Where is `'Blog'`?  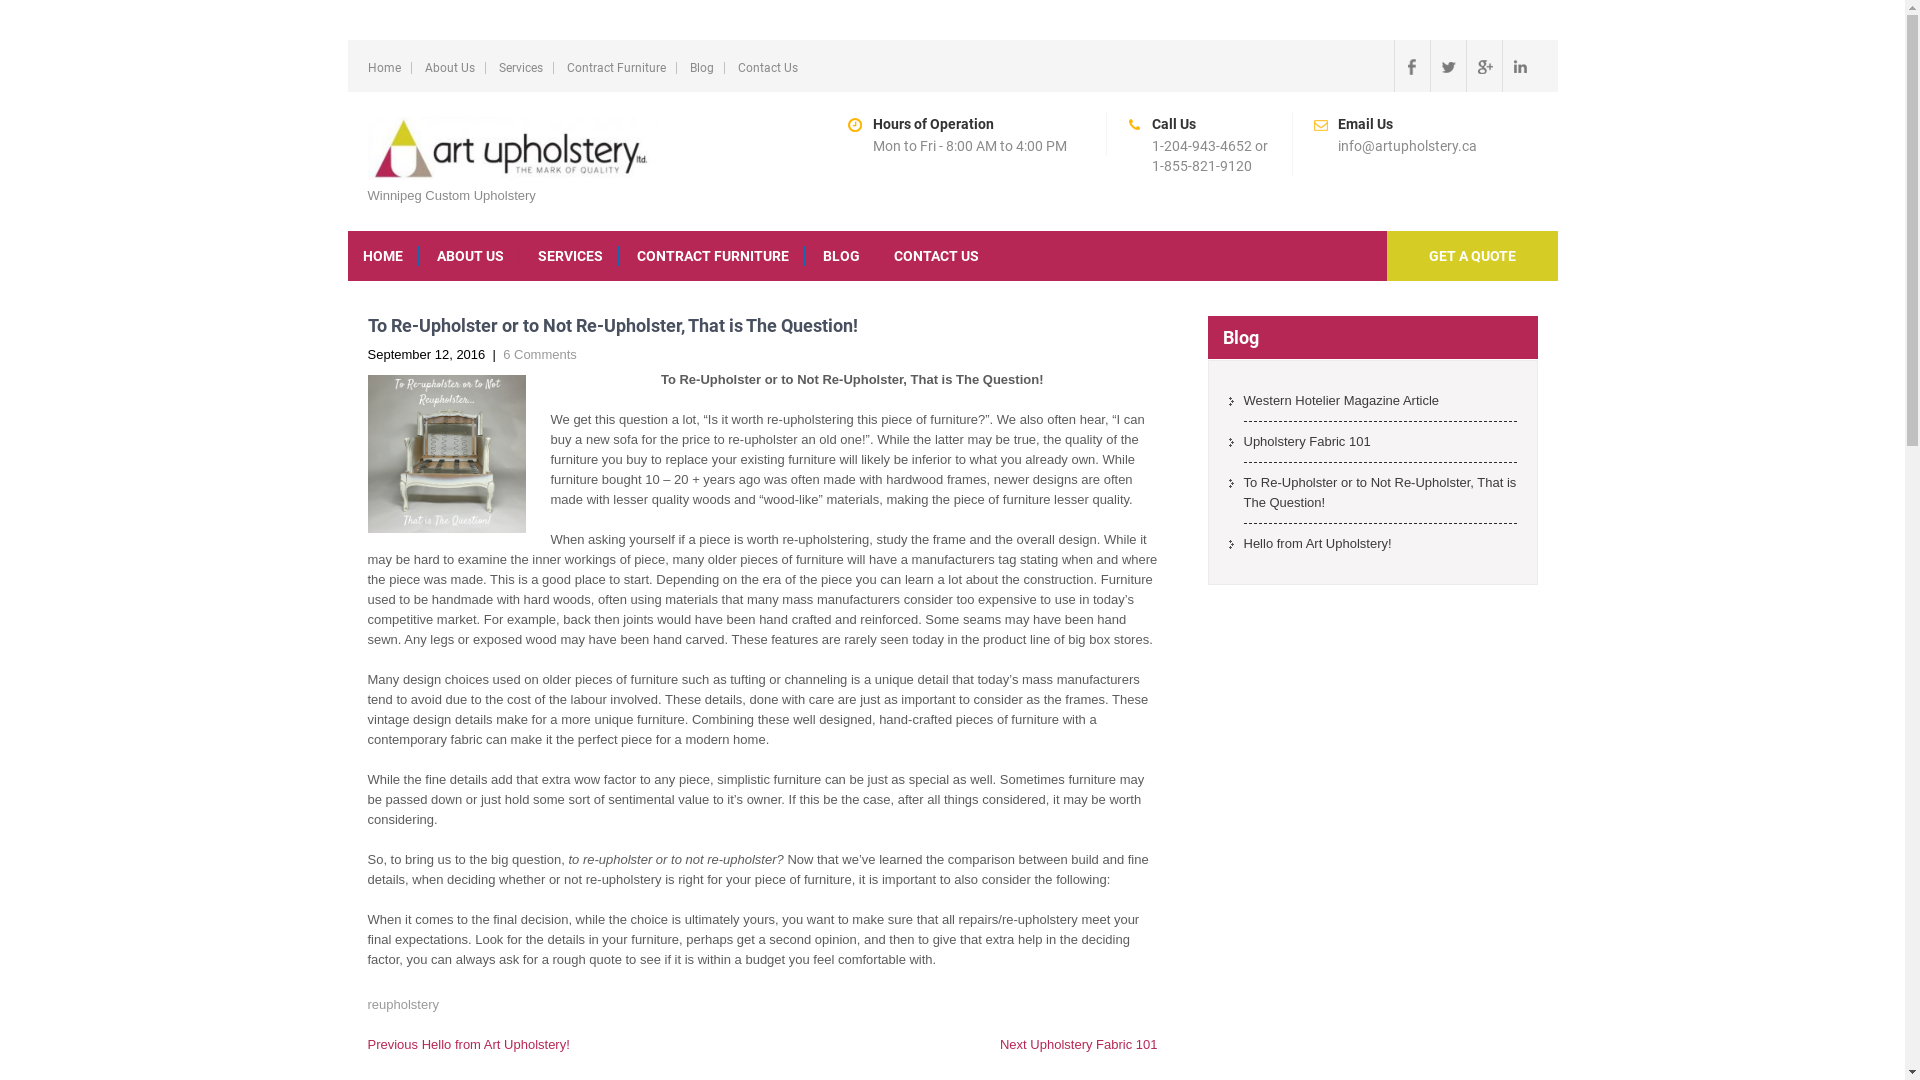 'Blog' is located at coordinates (701, 67).